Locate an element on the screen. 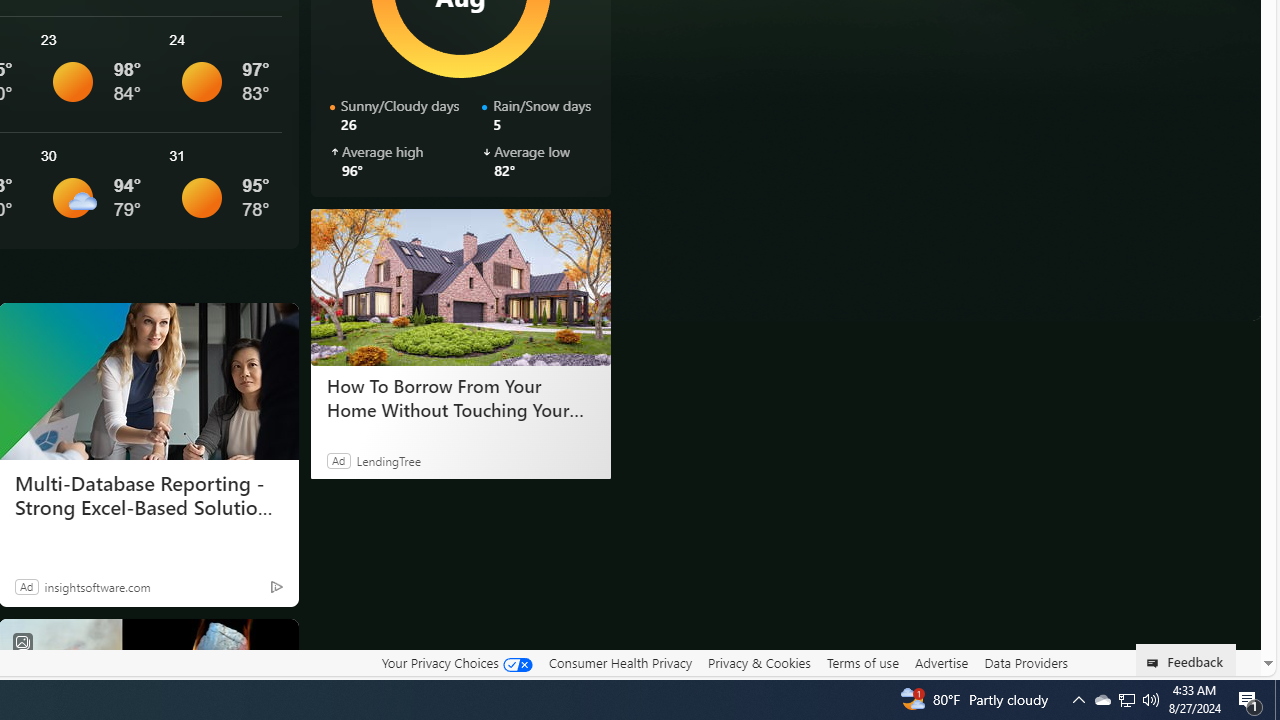 This screenshot has height=720, width=1280. 'Privacy & Cookies' is located at coordinates (758, 663).